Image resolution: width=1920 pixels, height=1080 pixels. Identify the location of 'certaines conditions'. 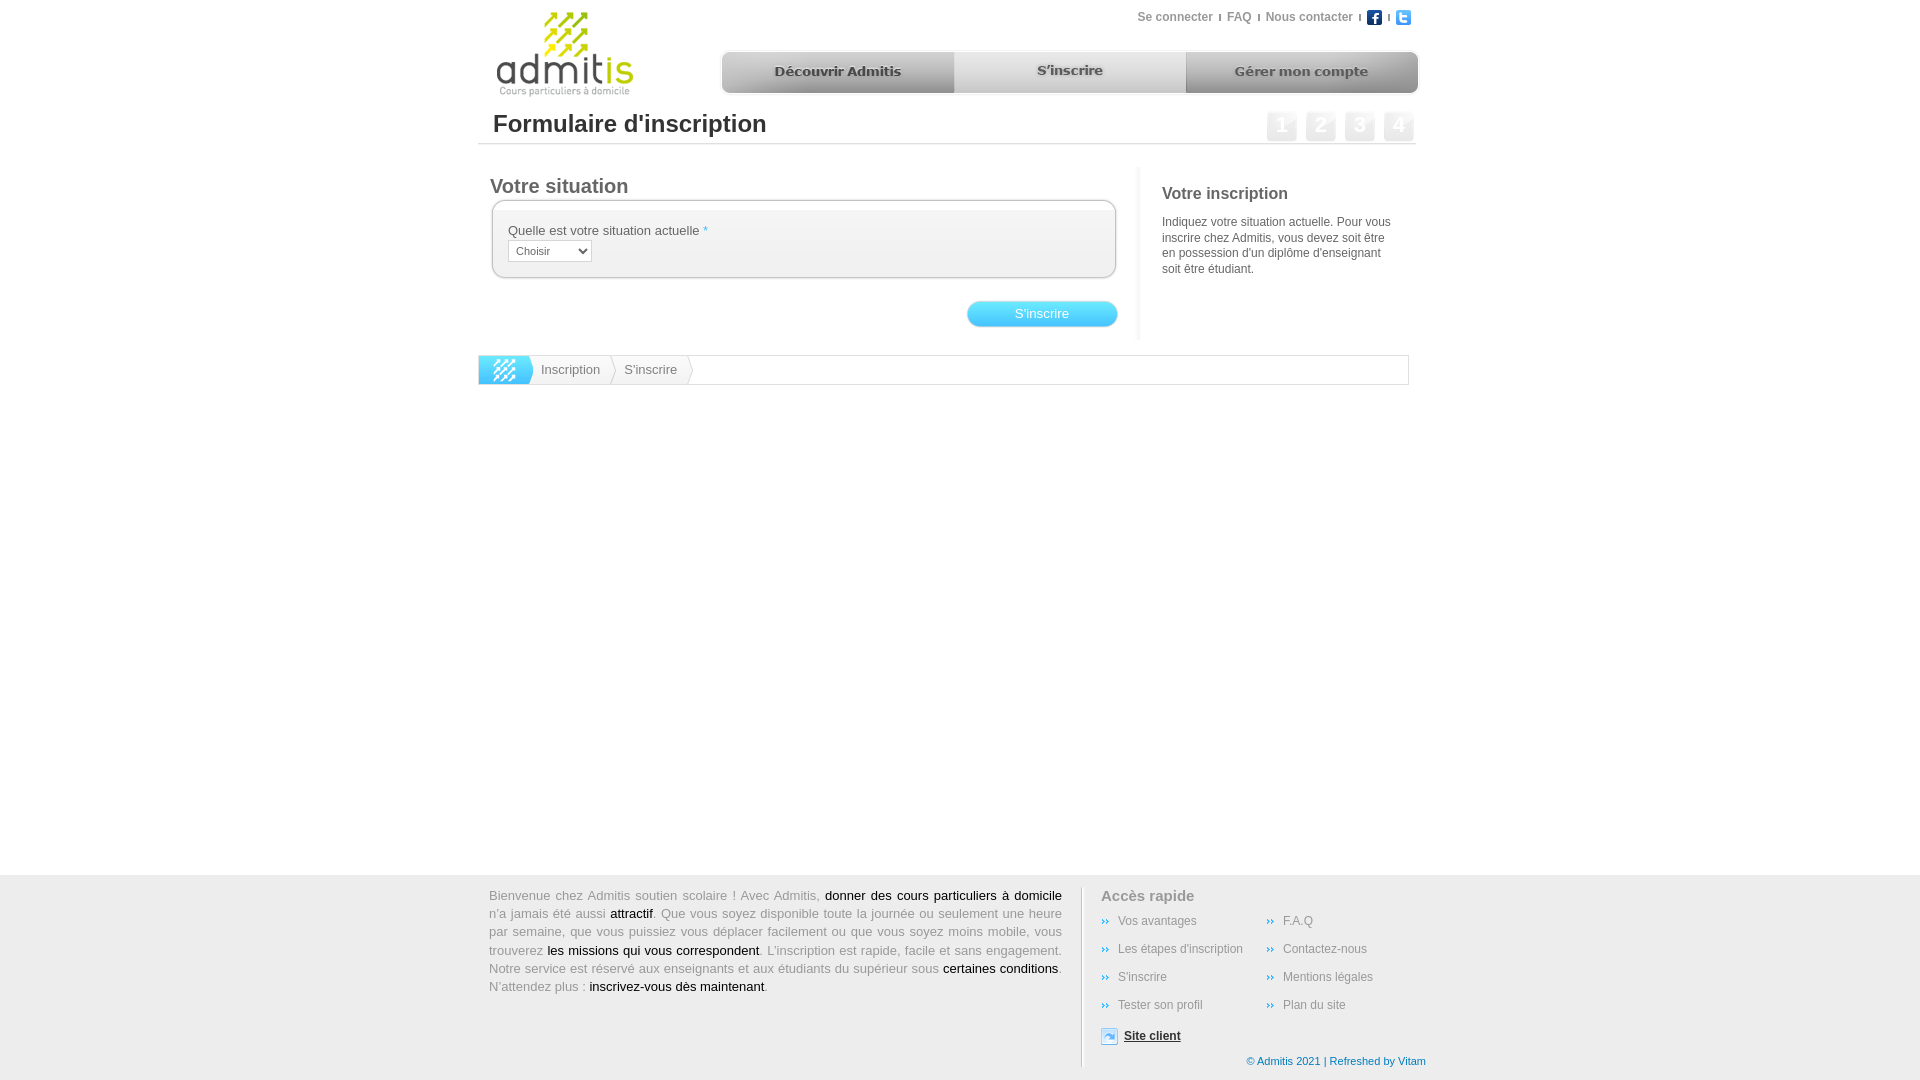
(1000, 967).